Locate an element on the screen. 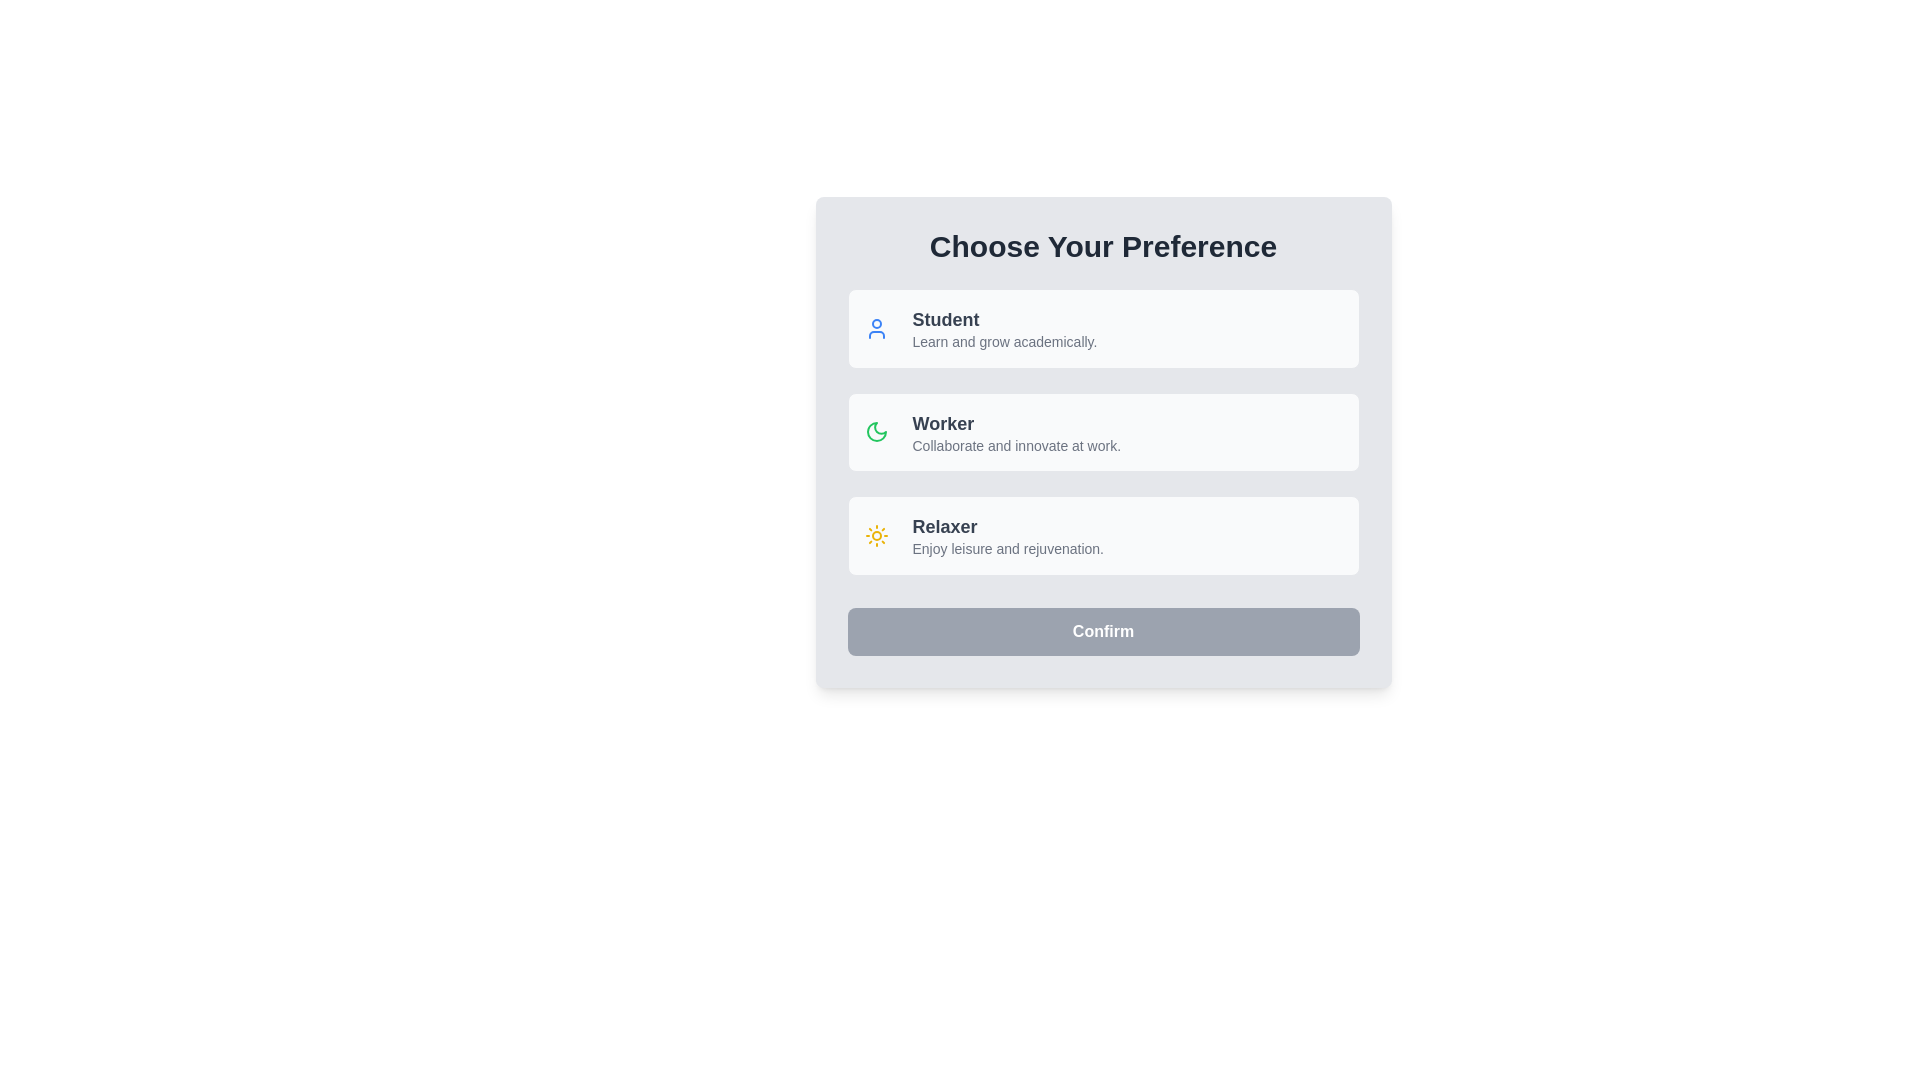 Image resolution: width=1920 pixels, height=1080 pixels. the decorative icon symbolizing the 'Worker' option, located in the second row of the 'Choose Your Preference' list, to the left of the label 'Worker' is located at coordinates (876, 431).